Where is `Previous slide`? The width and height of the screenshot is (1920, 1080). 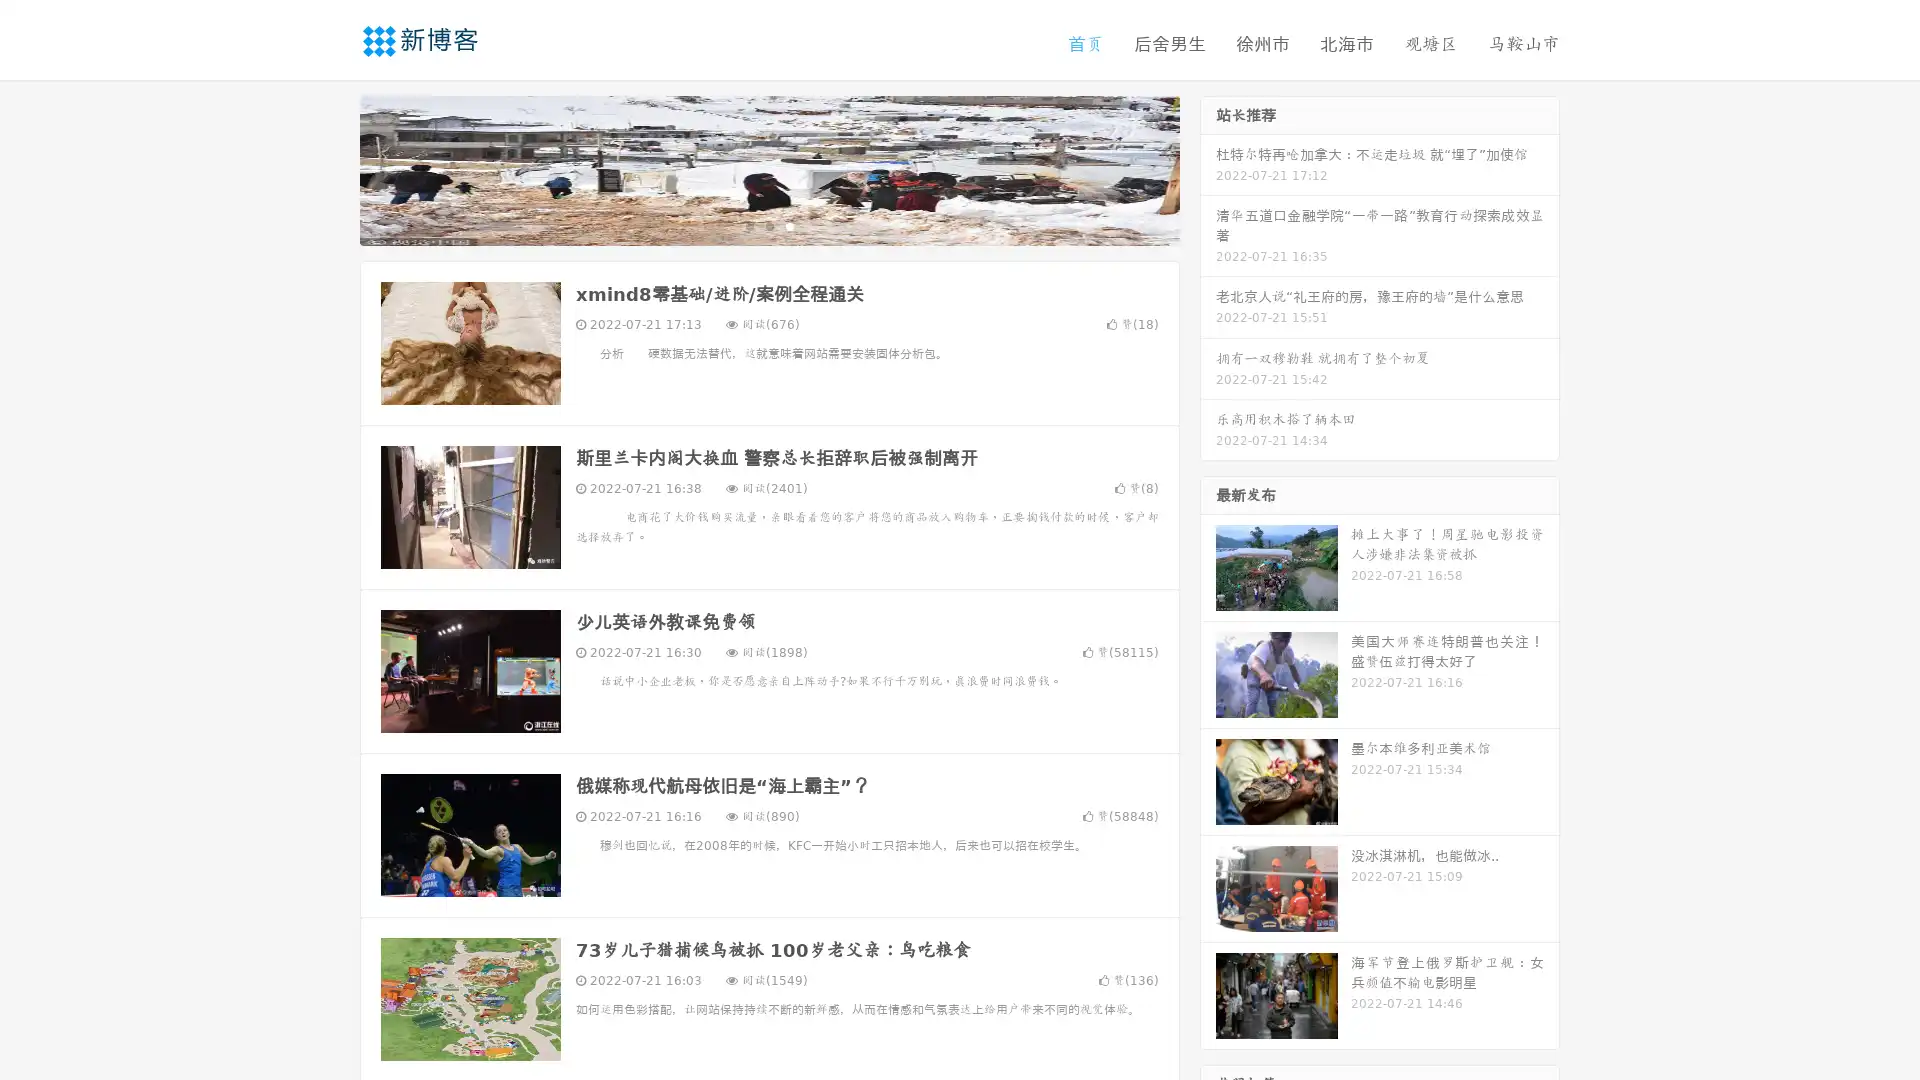
Previous slide is located at coordinates (330, 168).